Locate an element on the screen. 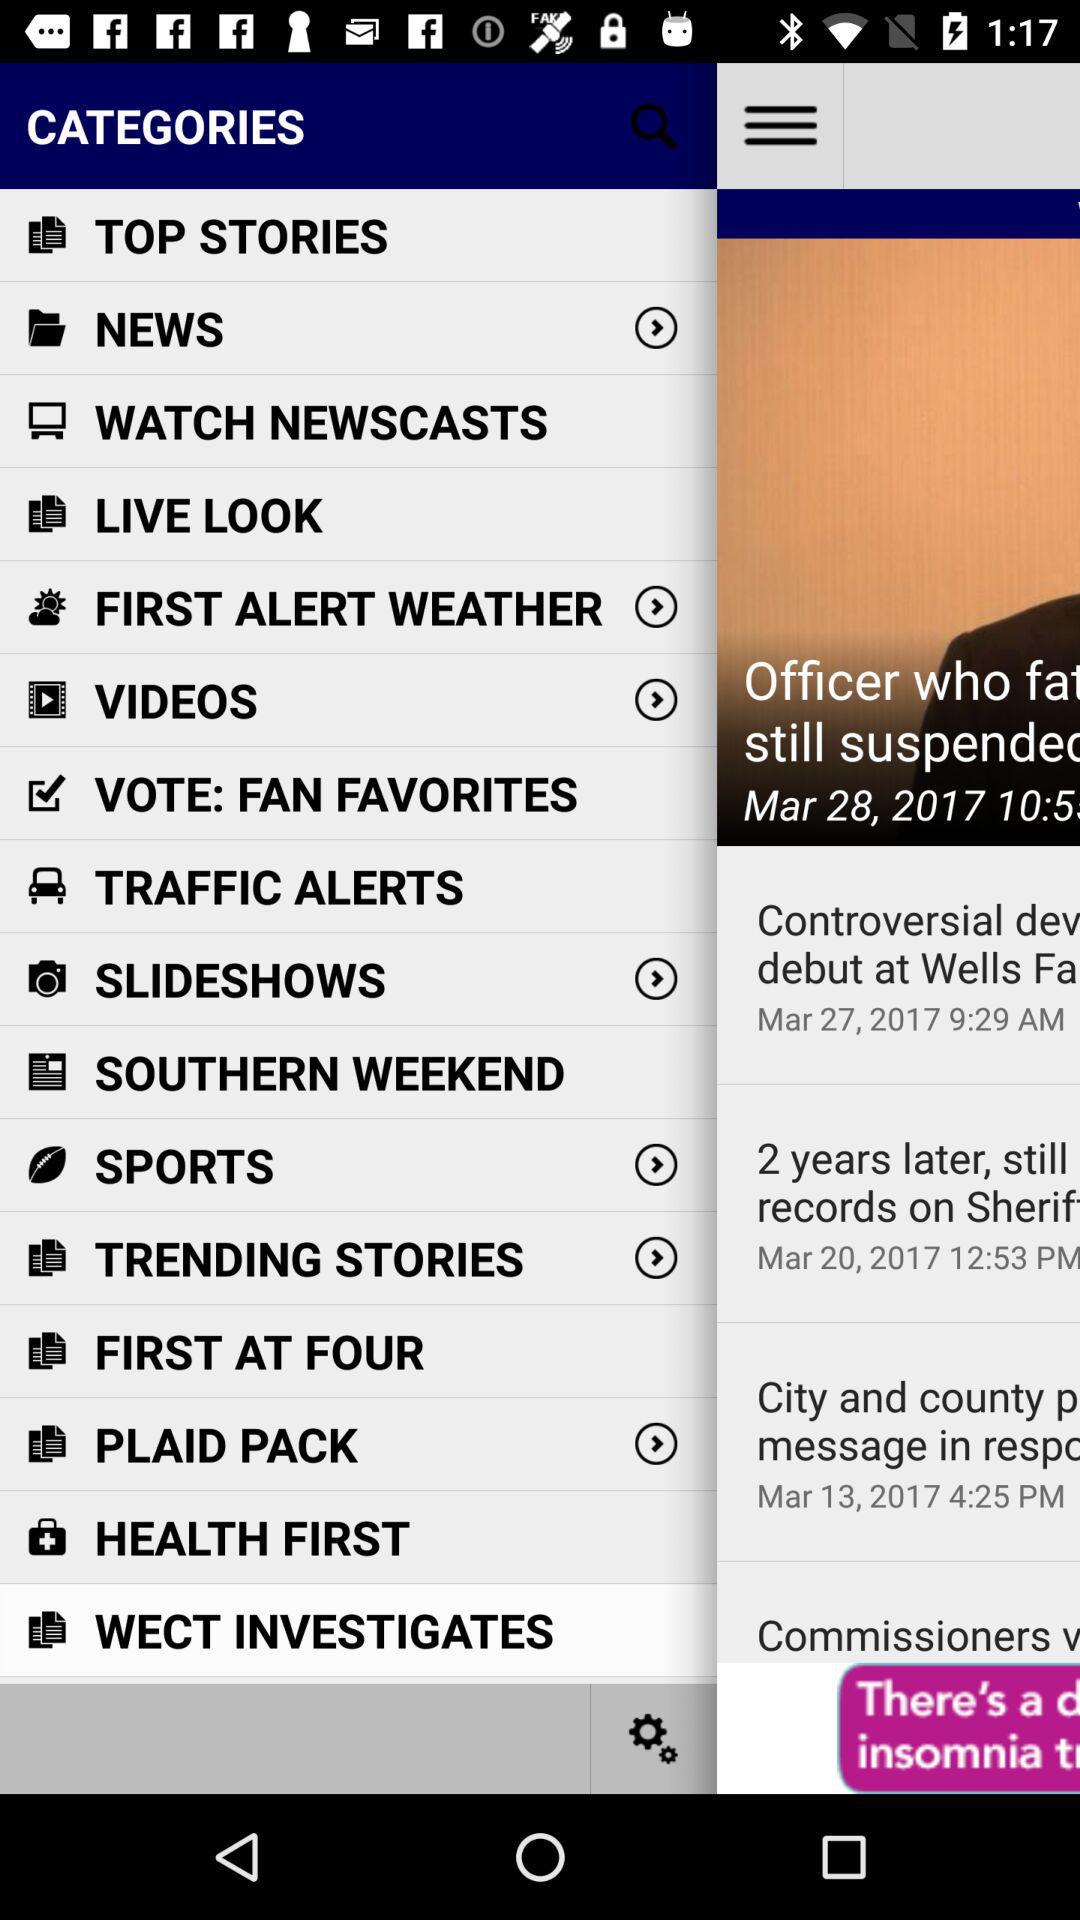  the search icon is located at coordinates (654, 124).